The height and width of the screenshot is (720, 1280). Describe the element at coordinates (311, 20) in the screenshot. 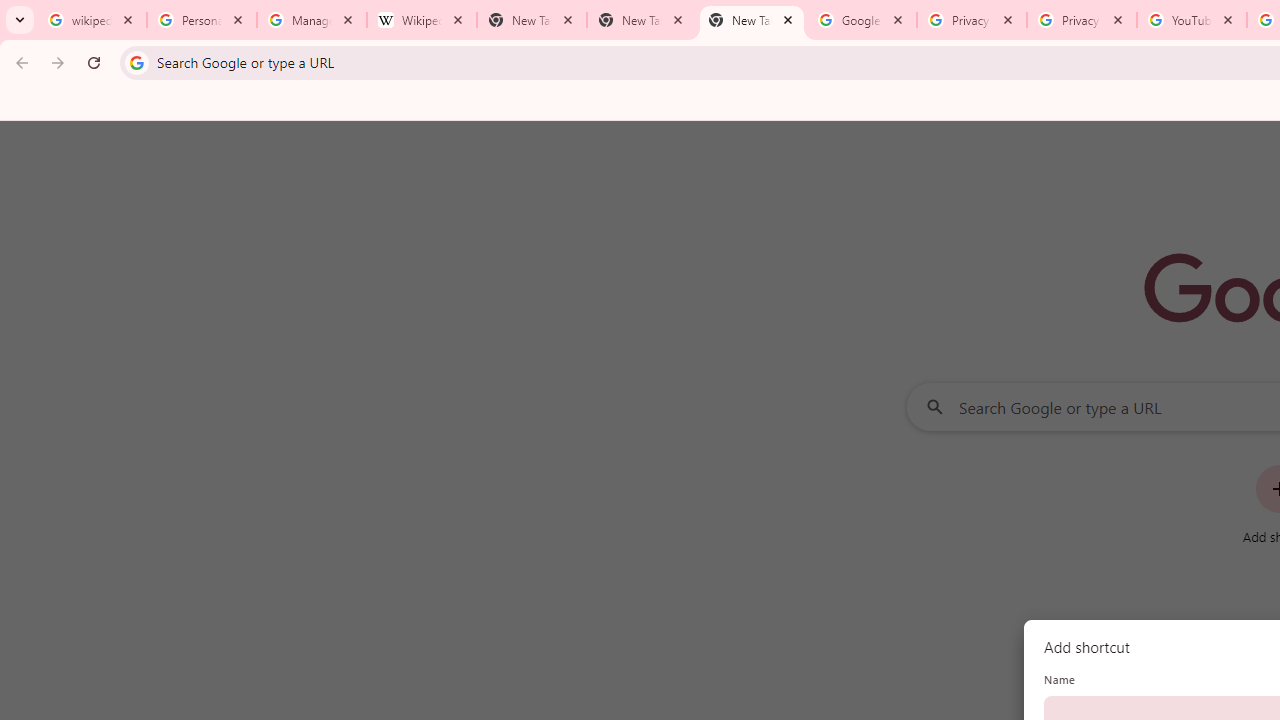

I see `'Manage your Location History - Google Search Help'` at that location.